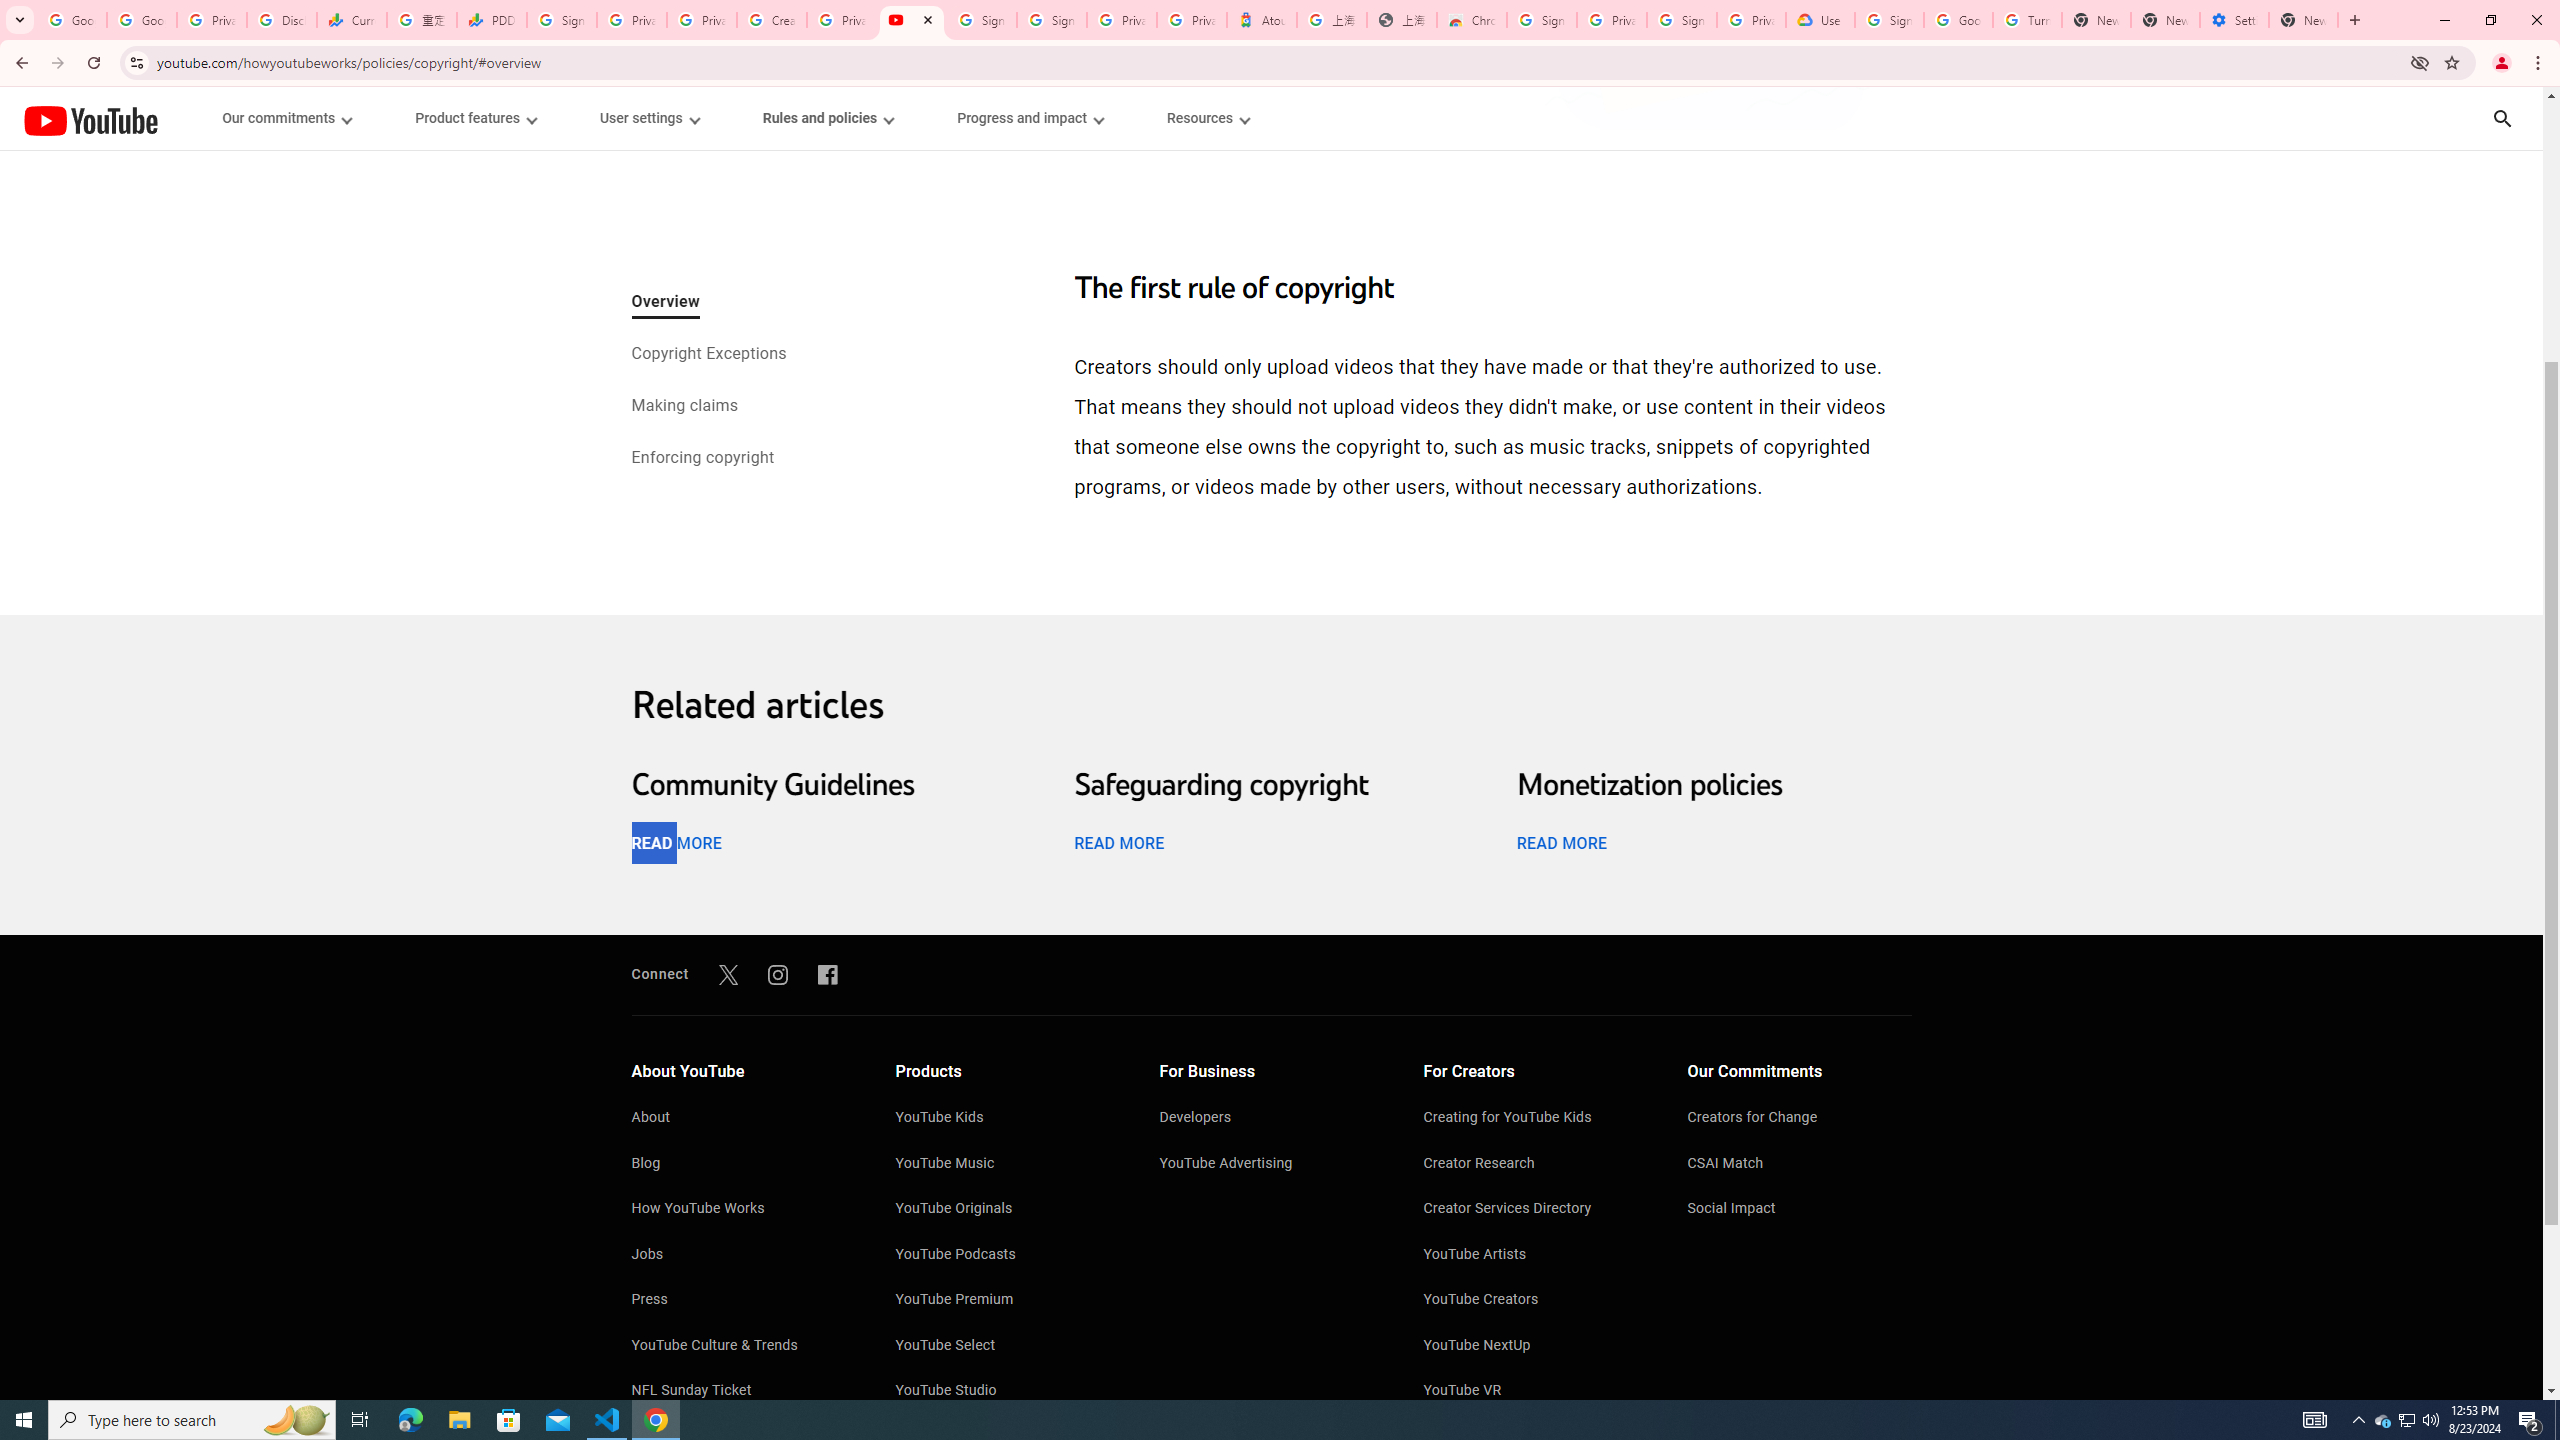 The width and height of the screenshot is (2560, 1440). What do you see at coordinates (70, 19) in the screenshot?
I see `'Google Workspace Admin Community'` at bounding box center [70, 19].